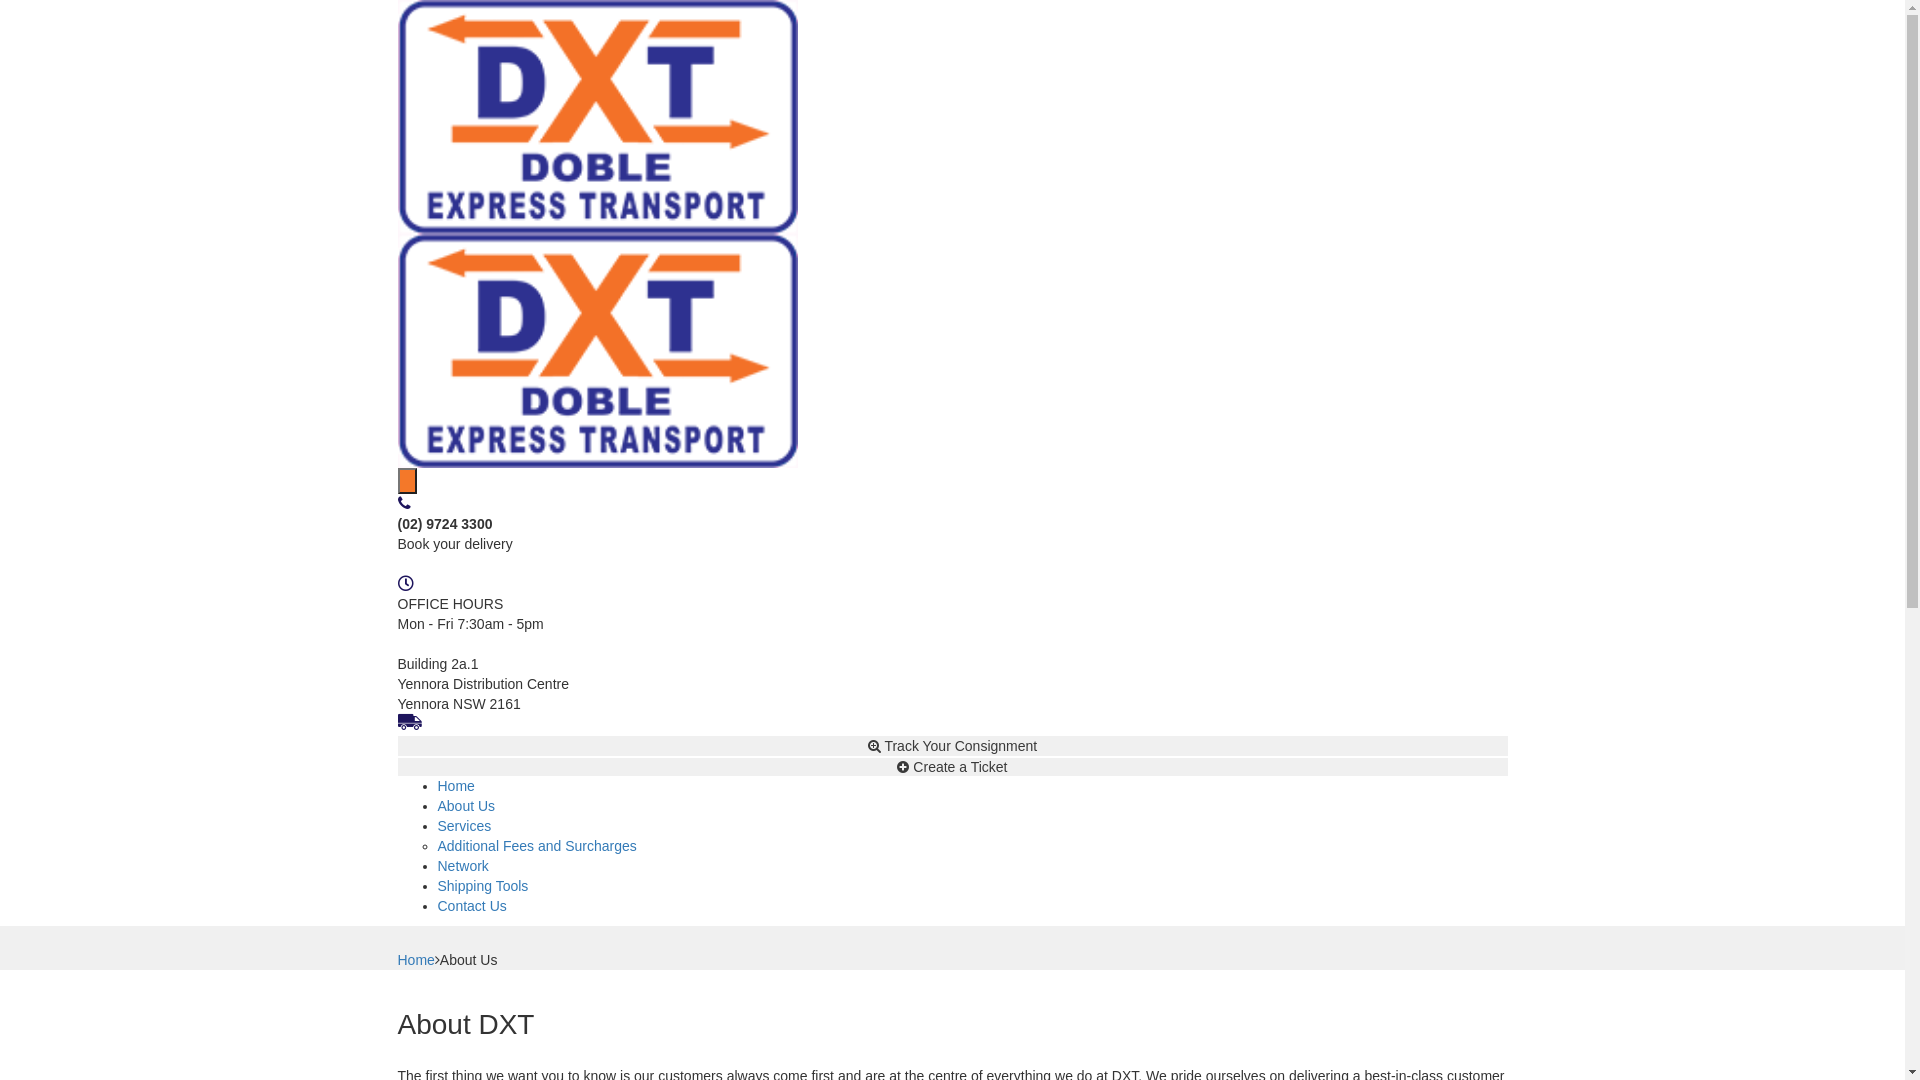 This screenshot has height=1080, width=1920. I want to click on ' ', so click(407, 481).